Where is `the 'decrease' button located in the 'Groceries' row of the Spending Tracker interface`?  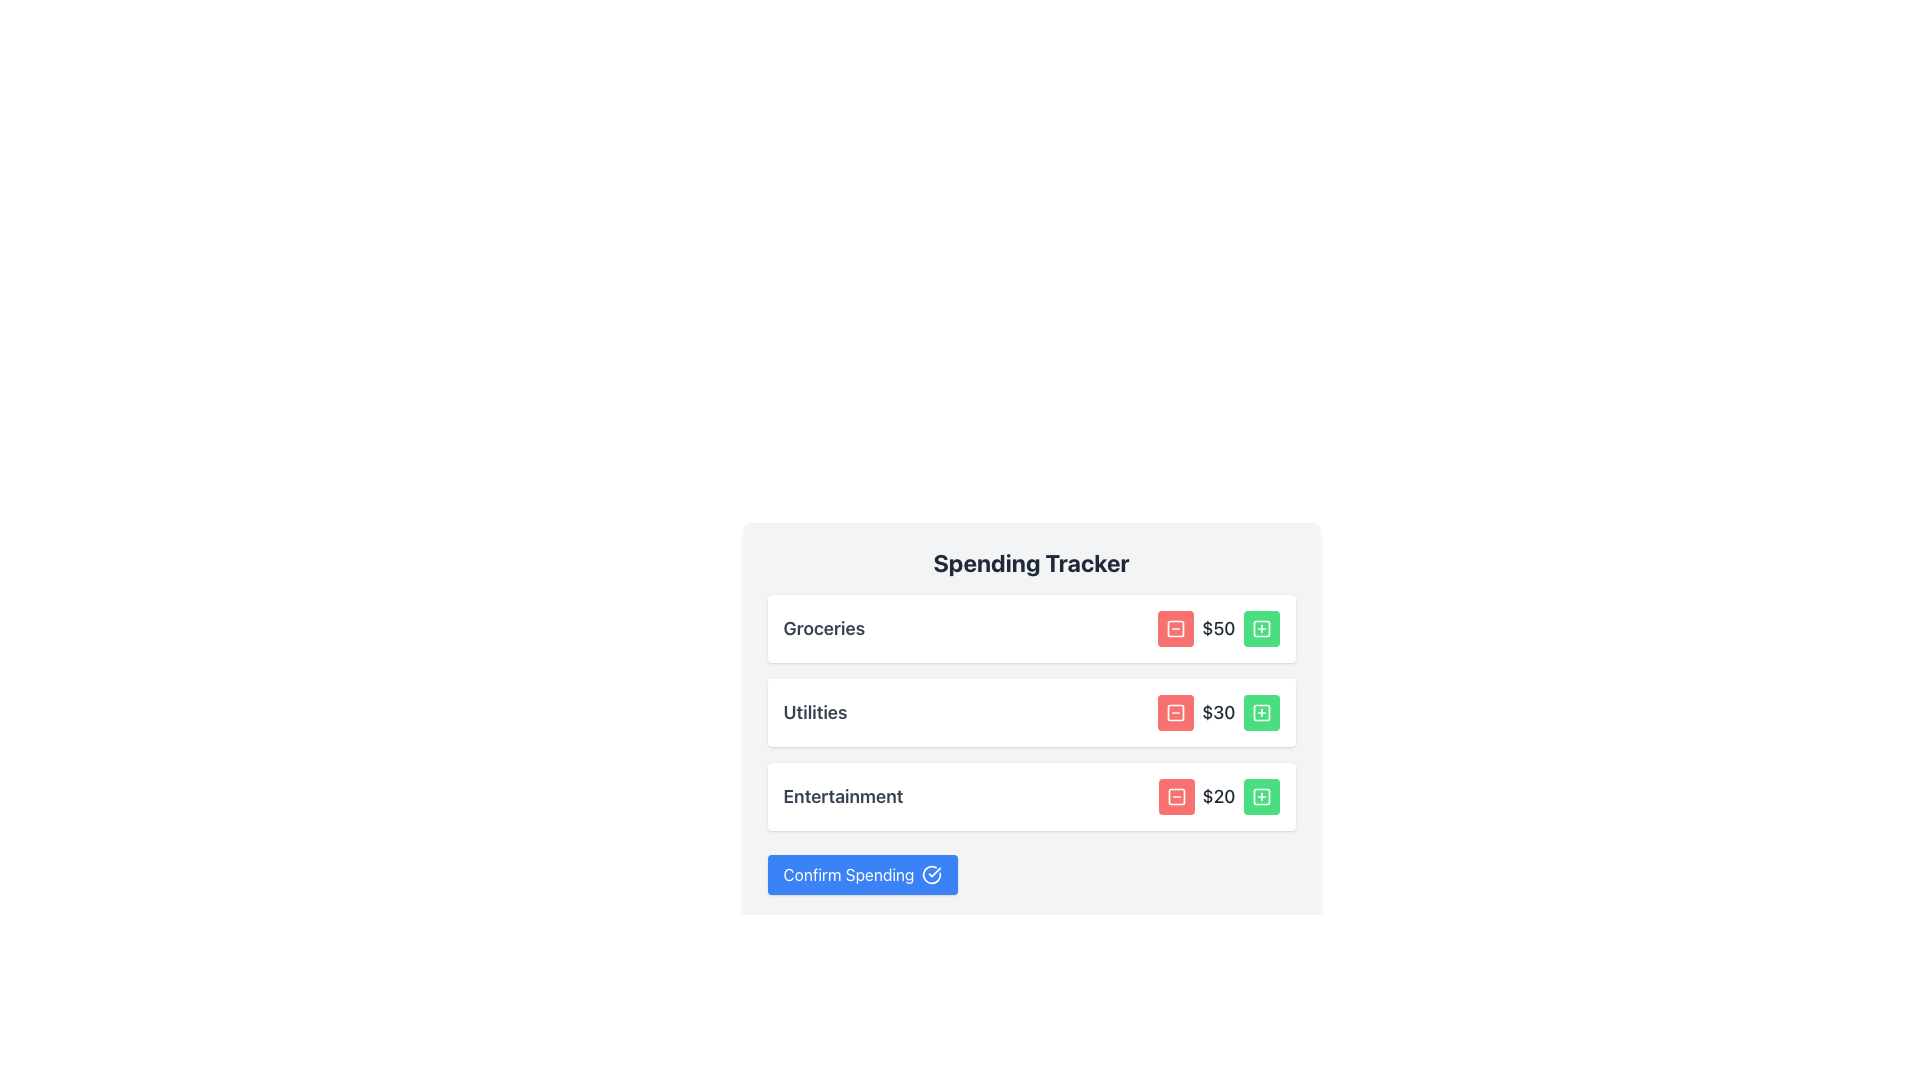 the 'decrease' button located in the 'Groceries' row of the Spending Tracker interface is located at coordinates (1176, 627).